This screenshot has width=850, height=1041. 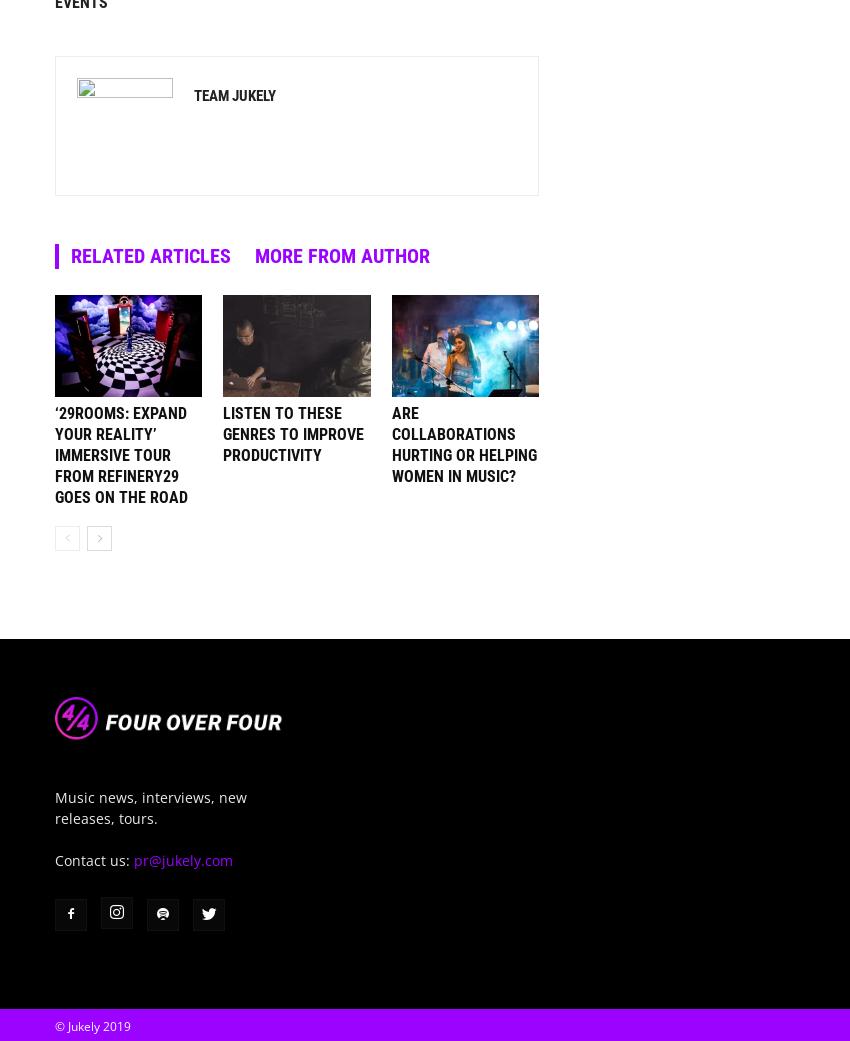 I want to click on 'pr@jukely.com', so click(x=182, y=859).